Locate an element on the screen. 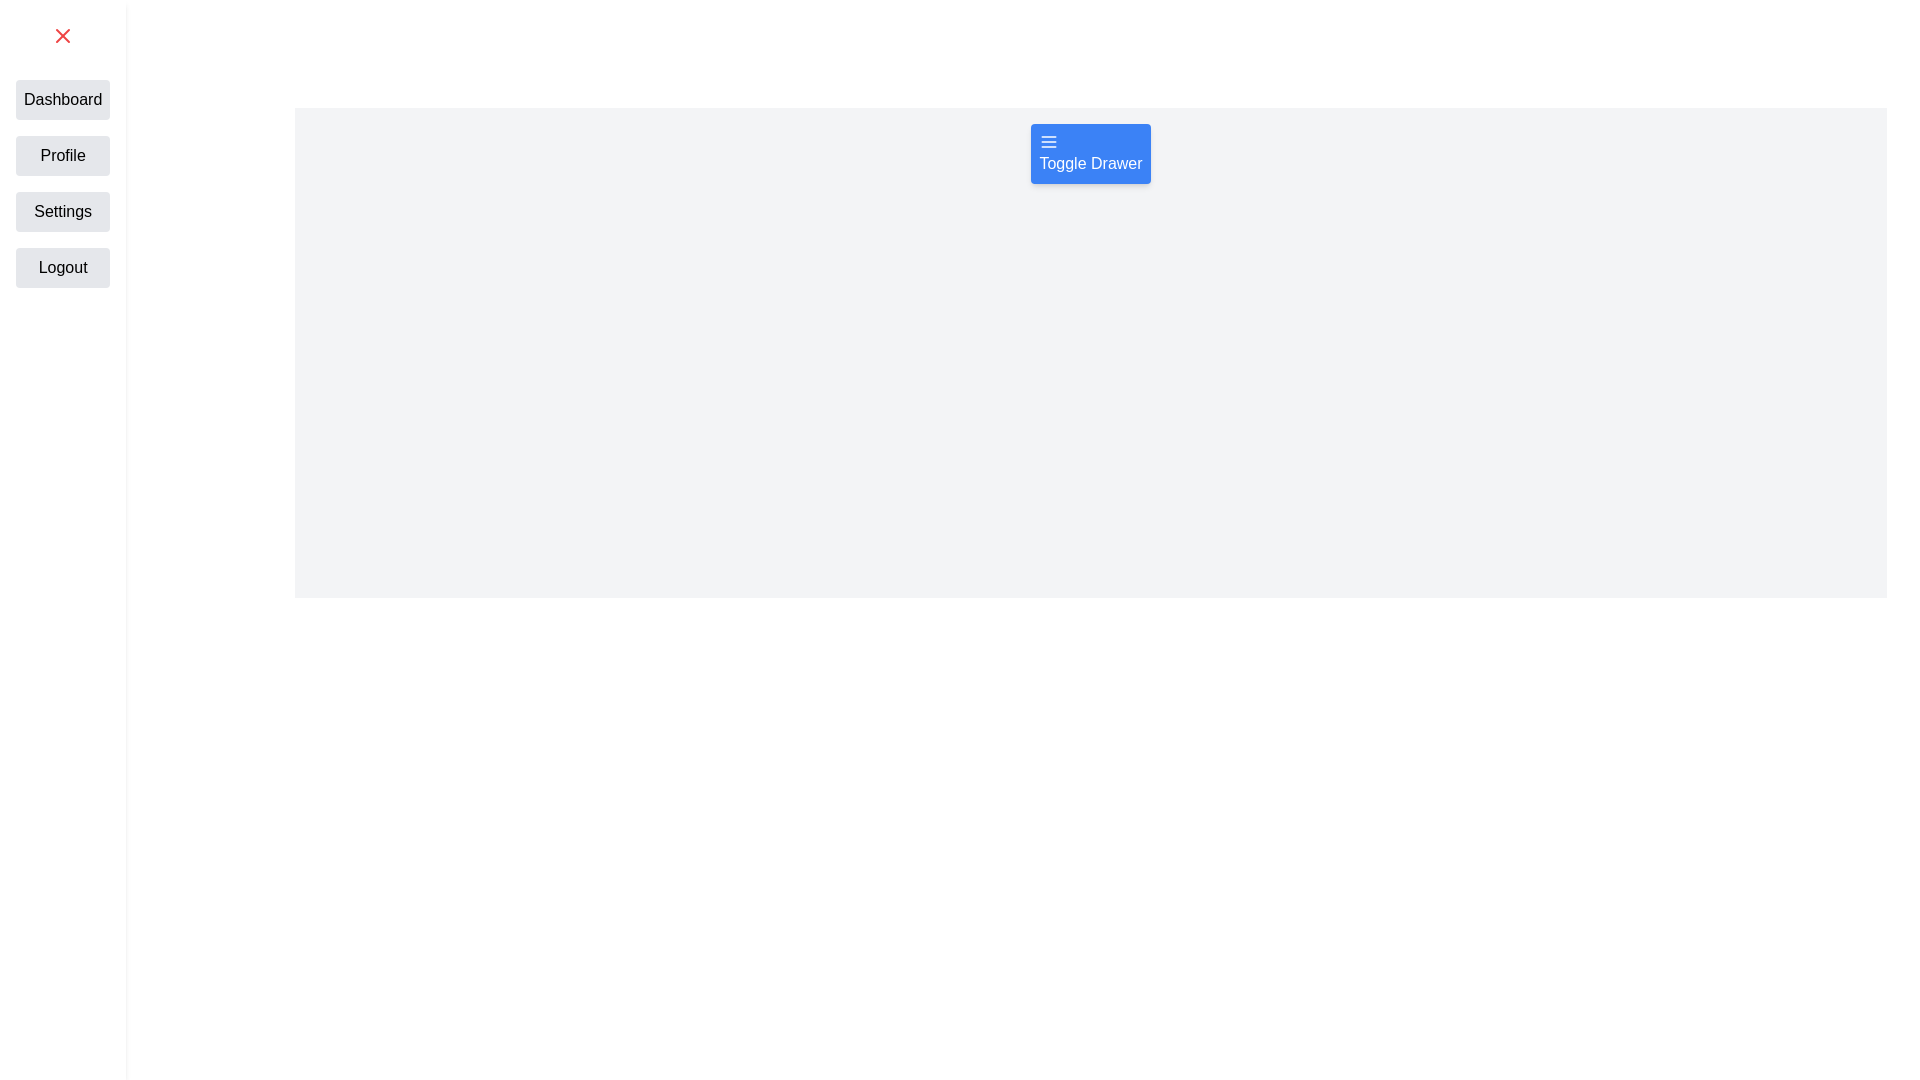 This screenshot has height=1080, width=1920. the text label Profile from the drawer is located at coordinates (63, 154).